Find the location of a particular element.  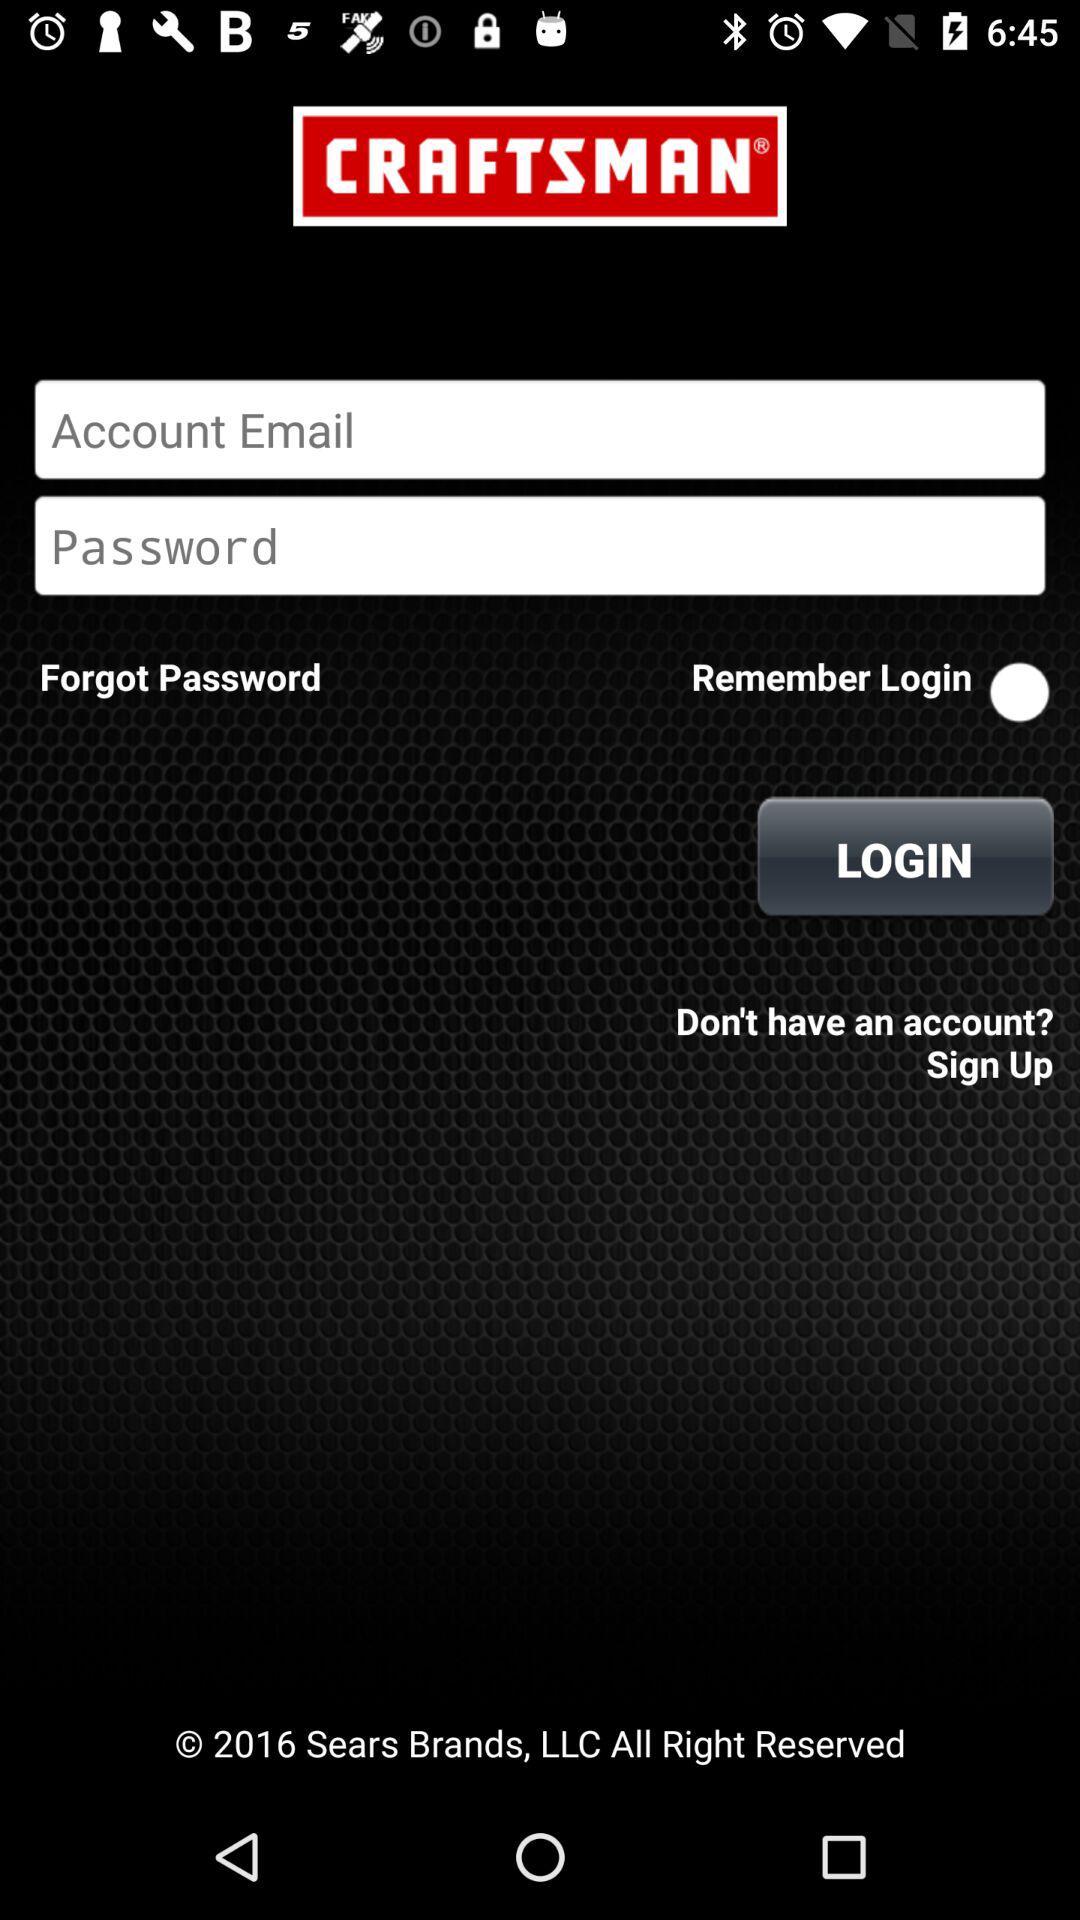

the item below login is located at coordinates (858, 1028).